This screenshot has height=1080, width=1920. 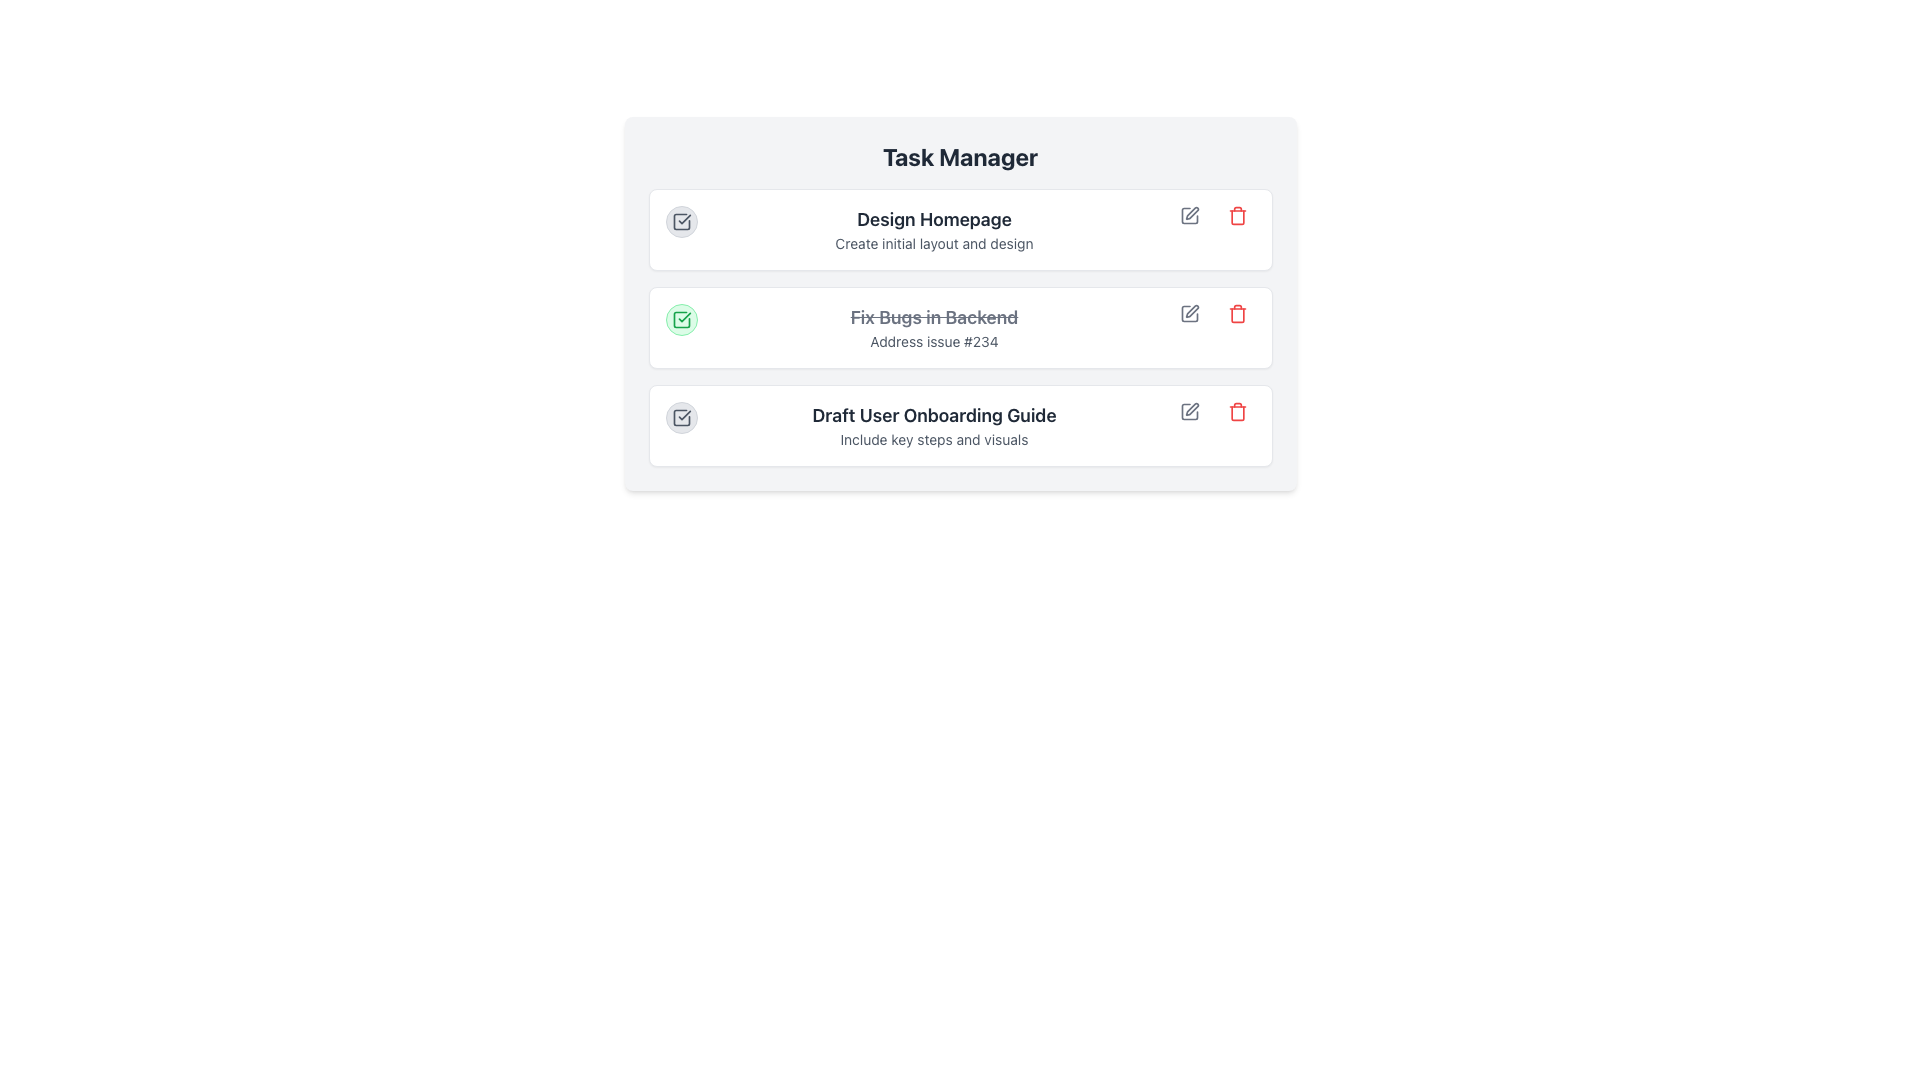 What do you see at coordinates (681, 416) in the screenshot?
I see `the toggle button on the leftmost side of the row for the task 'Draft User Onboarding Guide' to mark it as completed or uncompleted` at bounding box center [681, 416].